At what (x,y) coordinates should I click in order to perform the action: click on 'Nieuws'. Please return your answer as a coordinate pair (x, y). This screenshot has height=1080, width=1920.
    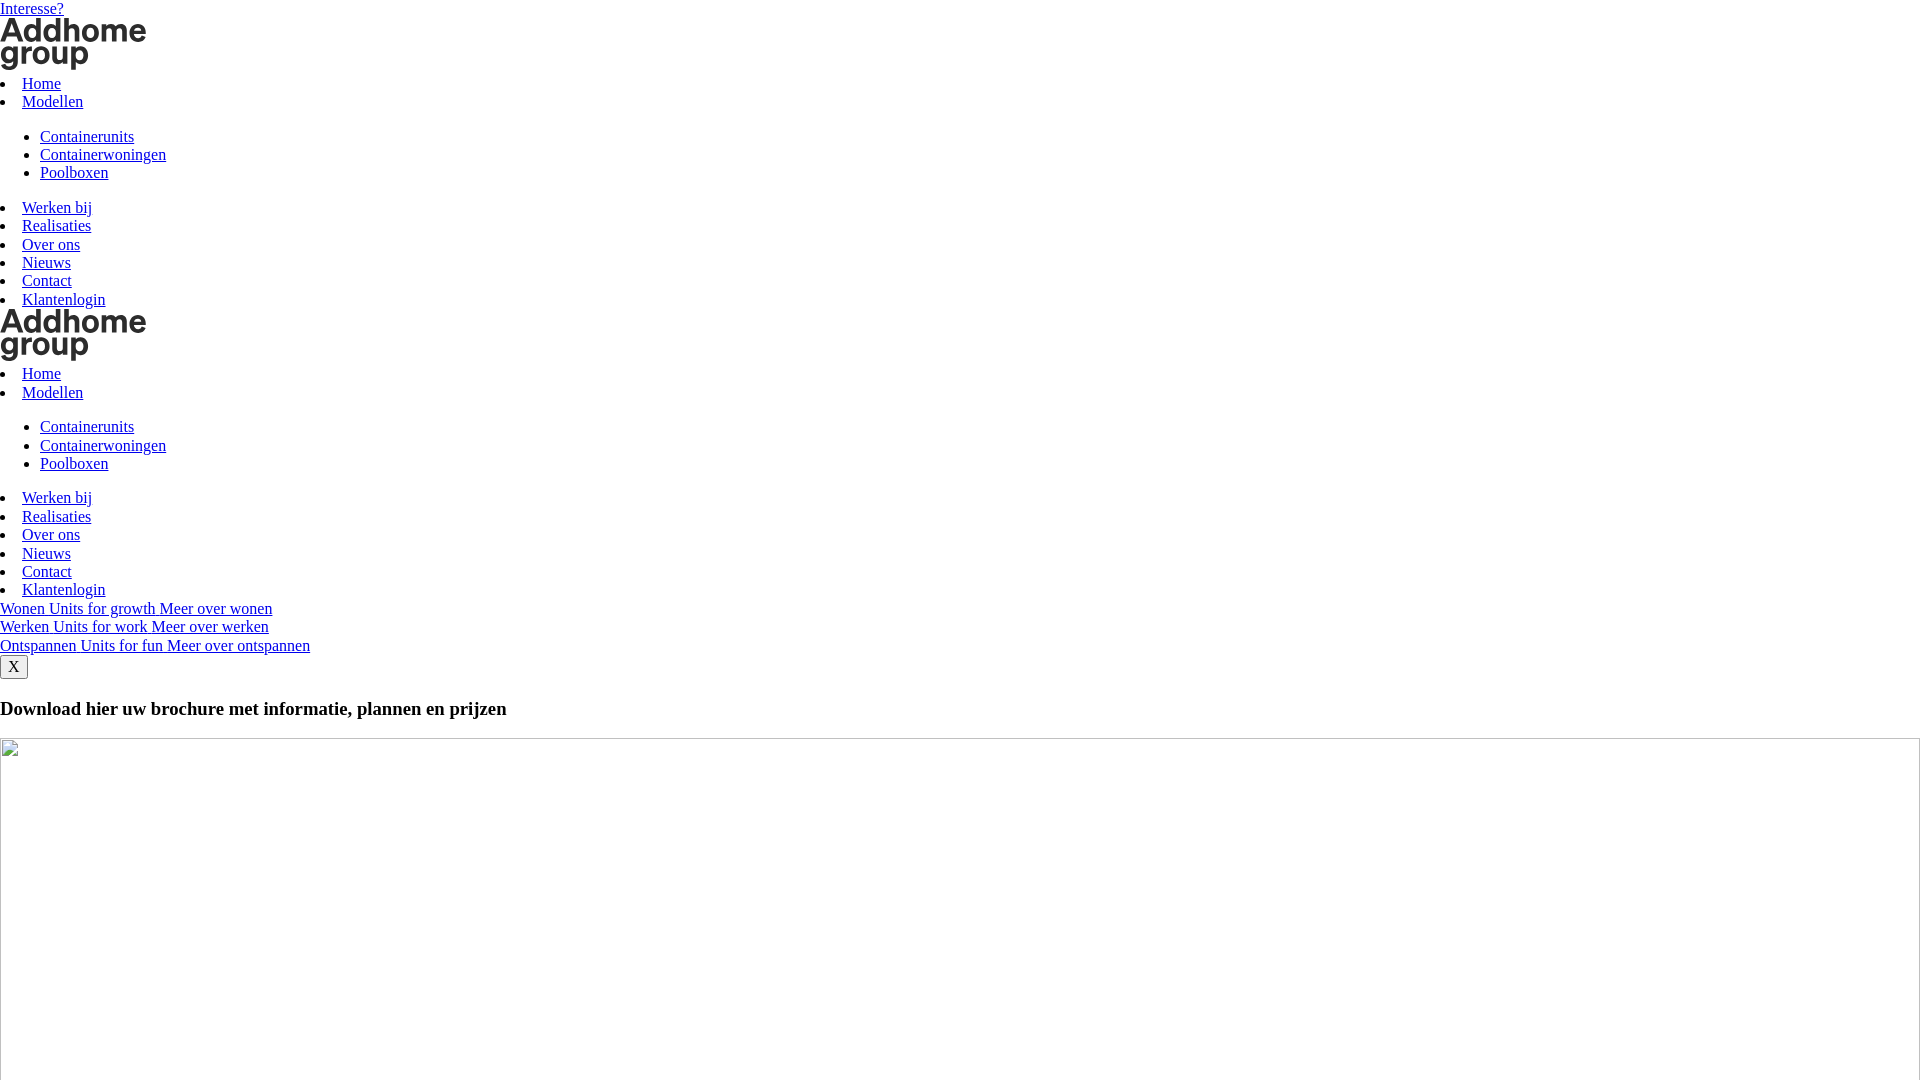
    Looking at the image, I should click on (22, 553).